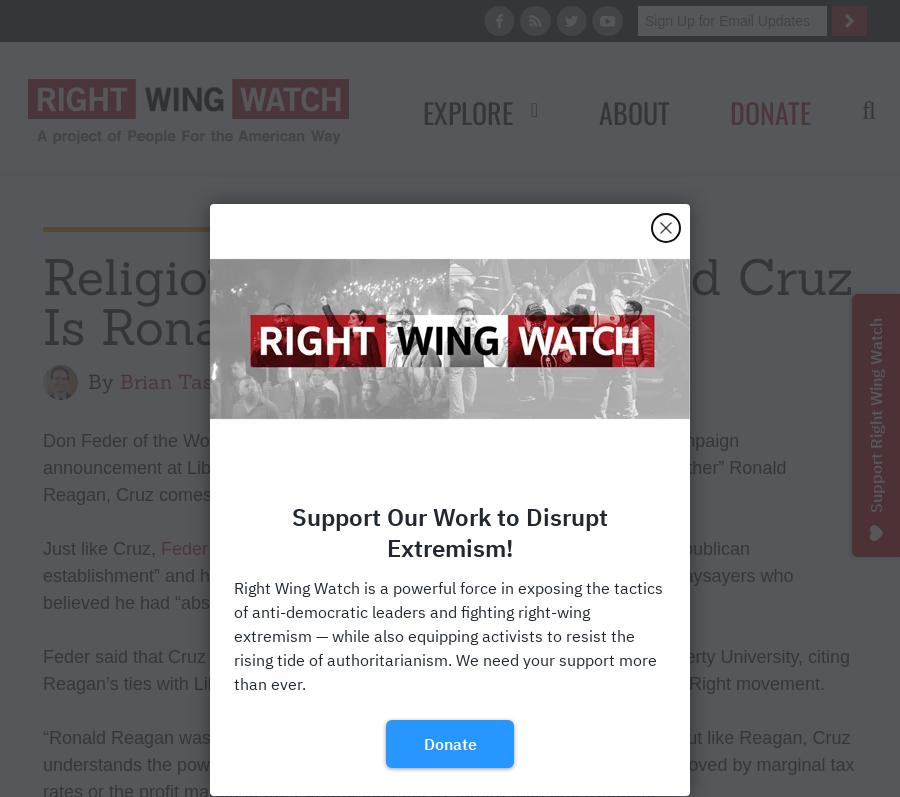  I want to click on 'Donate', so click(768, 112).